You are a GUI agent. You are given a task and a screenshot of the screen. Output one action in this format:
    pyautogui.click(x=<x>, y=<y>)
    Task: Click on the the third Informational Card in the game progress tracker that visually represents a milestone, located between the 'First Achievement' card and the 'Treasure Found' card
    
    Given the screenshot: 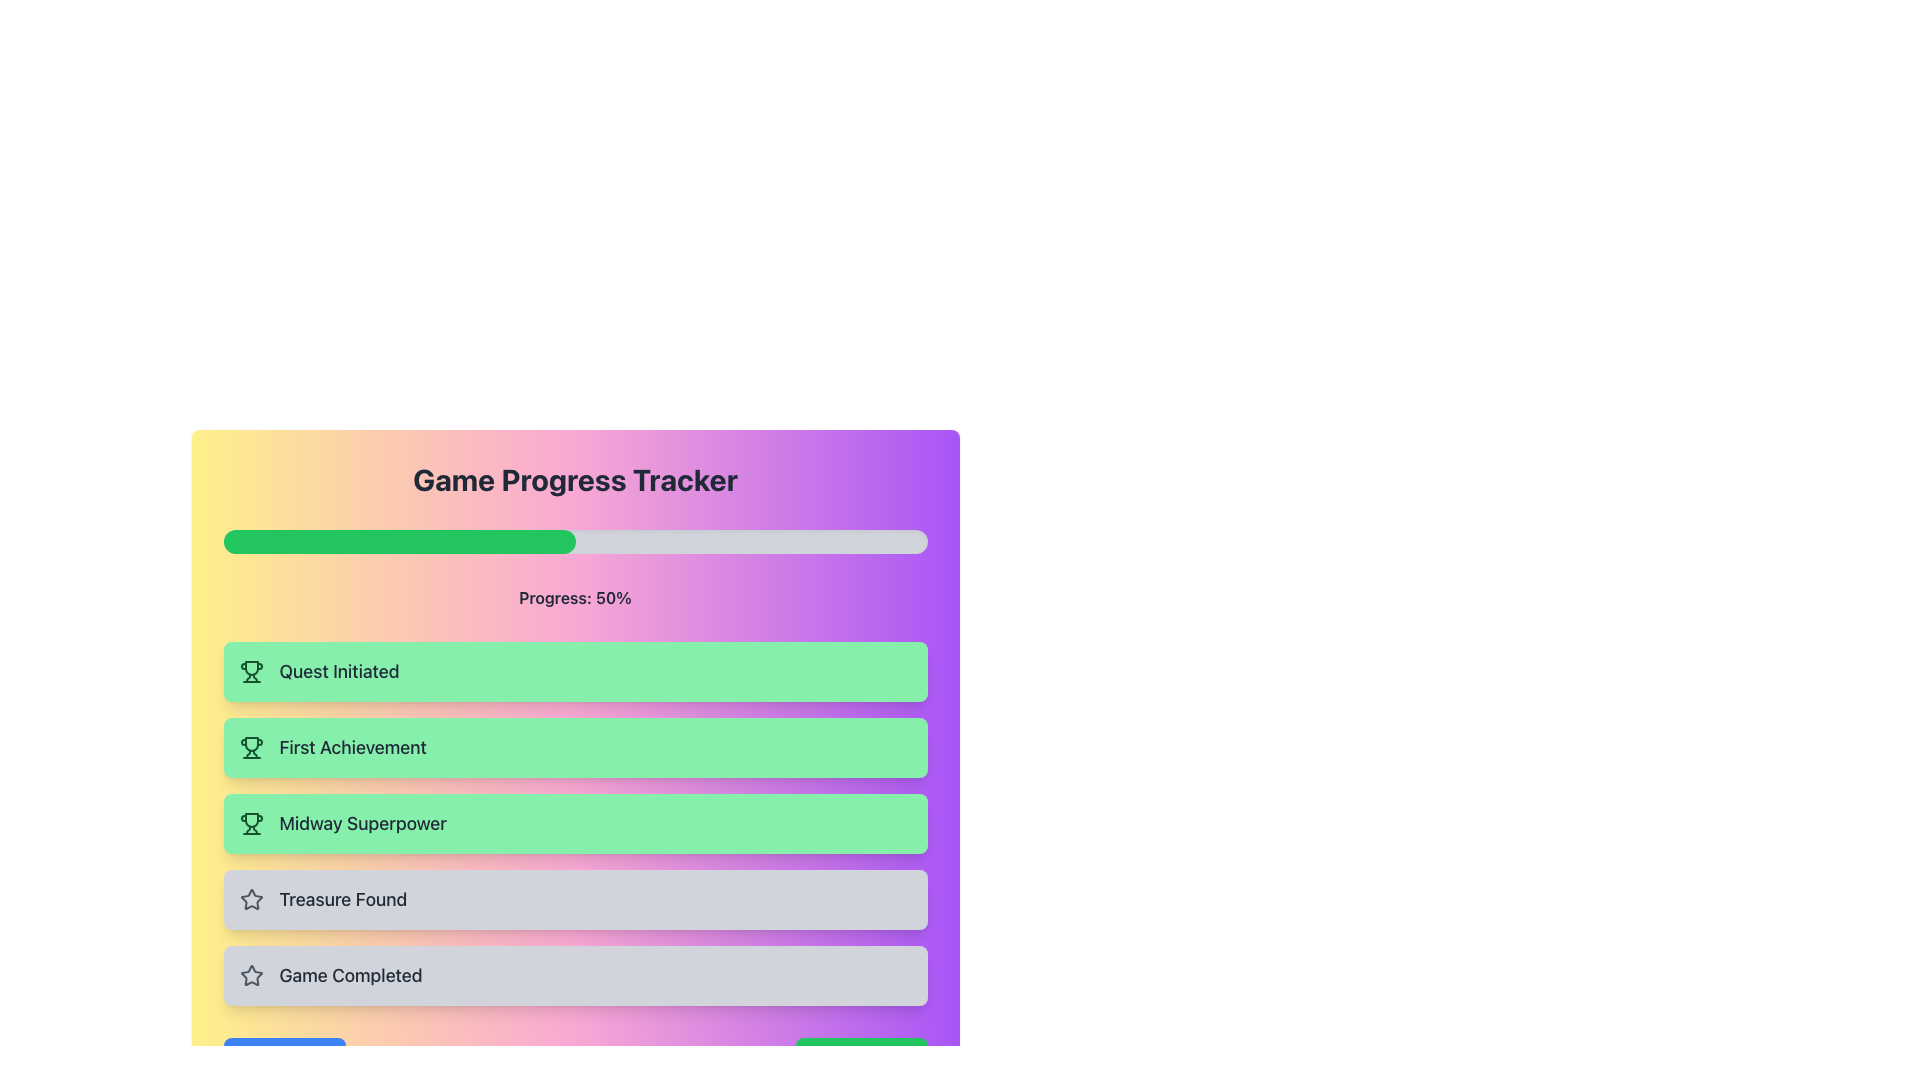 What is the action you would take?
    pyautogui.click(x=574, y=824)
    